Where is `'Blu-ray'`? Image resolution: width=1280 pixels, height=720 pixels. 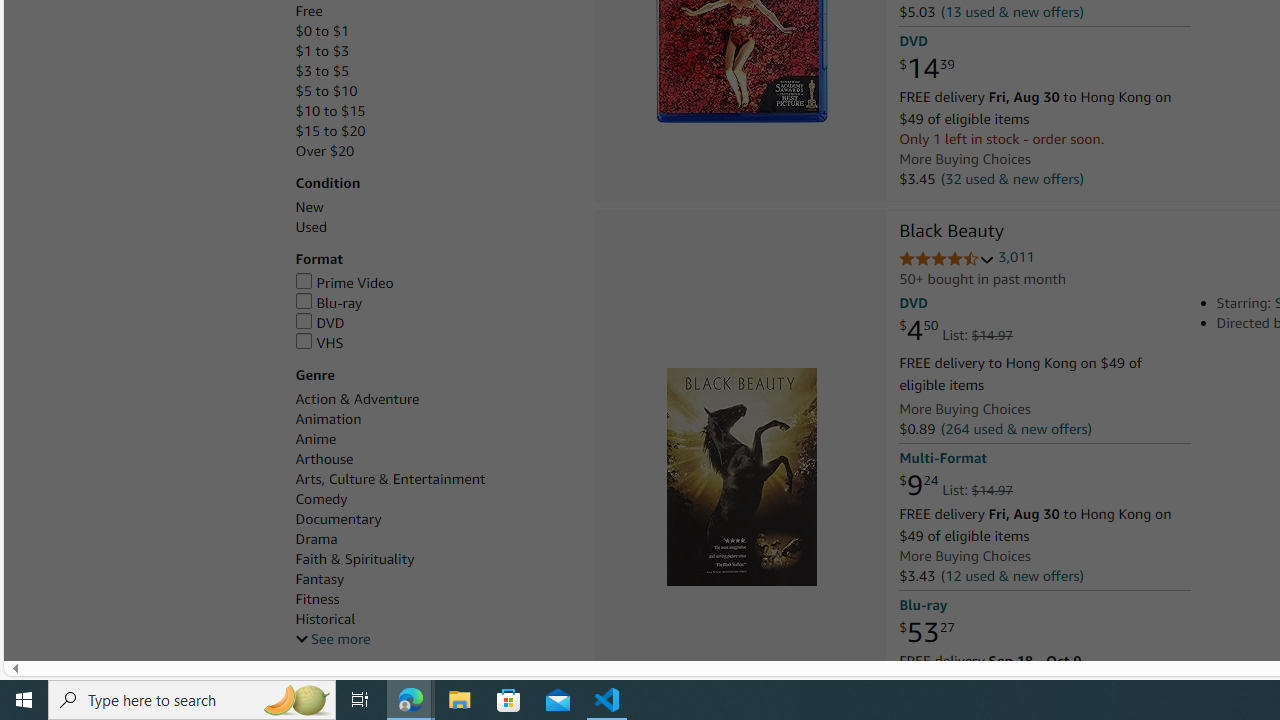 'Blu-ray' is located at coordinates (328, 303).